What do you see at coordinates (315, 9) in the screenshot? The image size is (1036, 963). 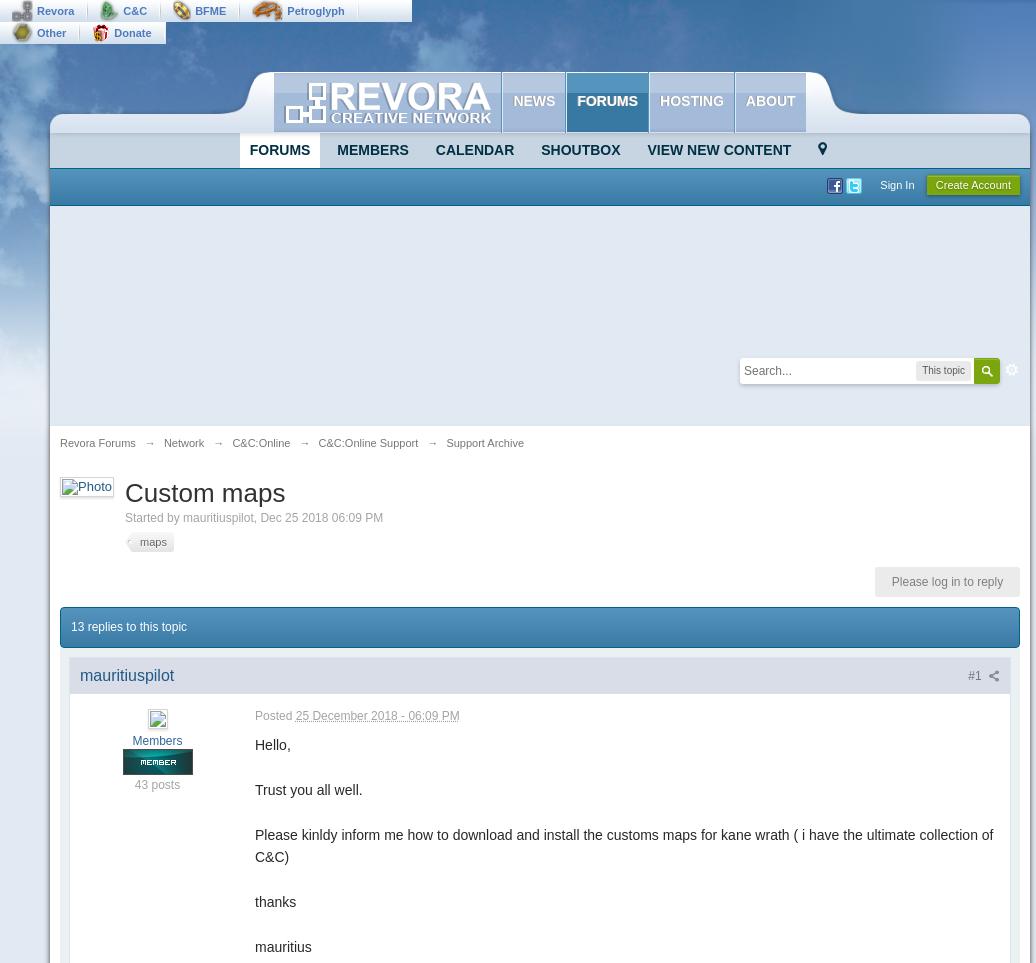 I see `'Petroglyph'` at bounding box center [315, 9].